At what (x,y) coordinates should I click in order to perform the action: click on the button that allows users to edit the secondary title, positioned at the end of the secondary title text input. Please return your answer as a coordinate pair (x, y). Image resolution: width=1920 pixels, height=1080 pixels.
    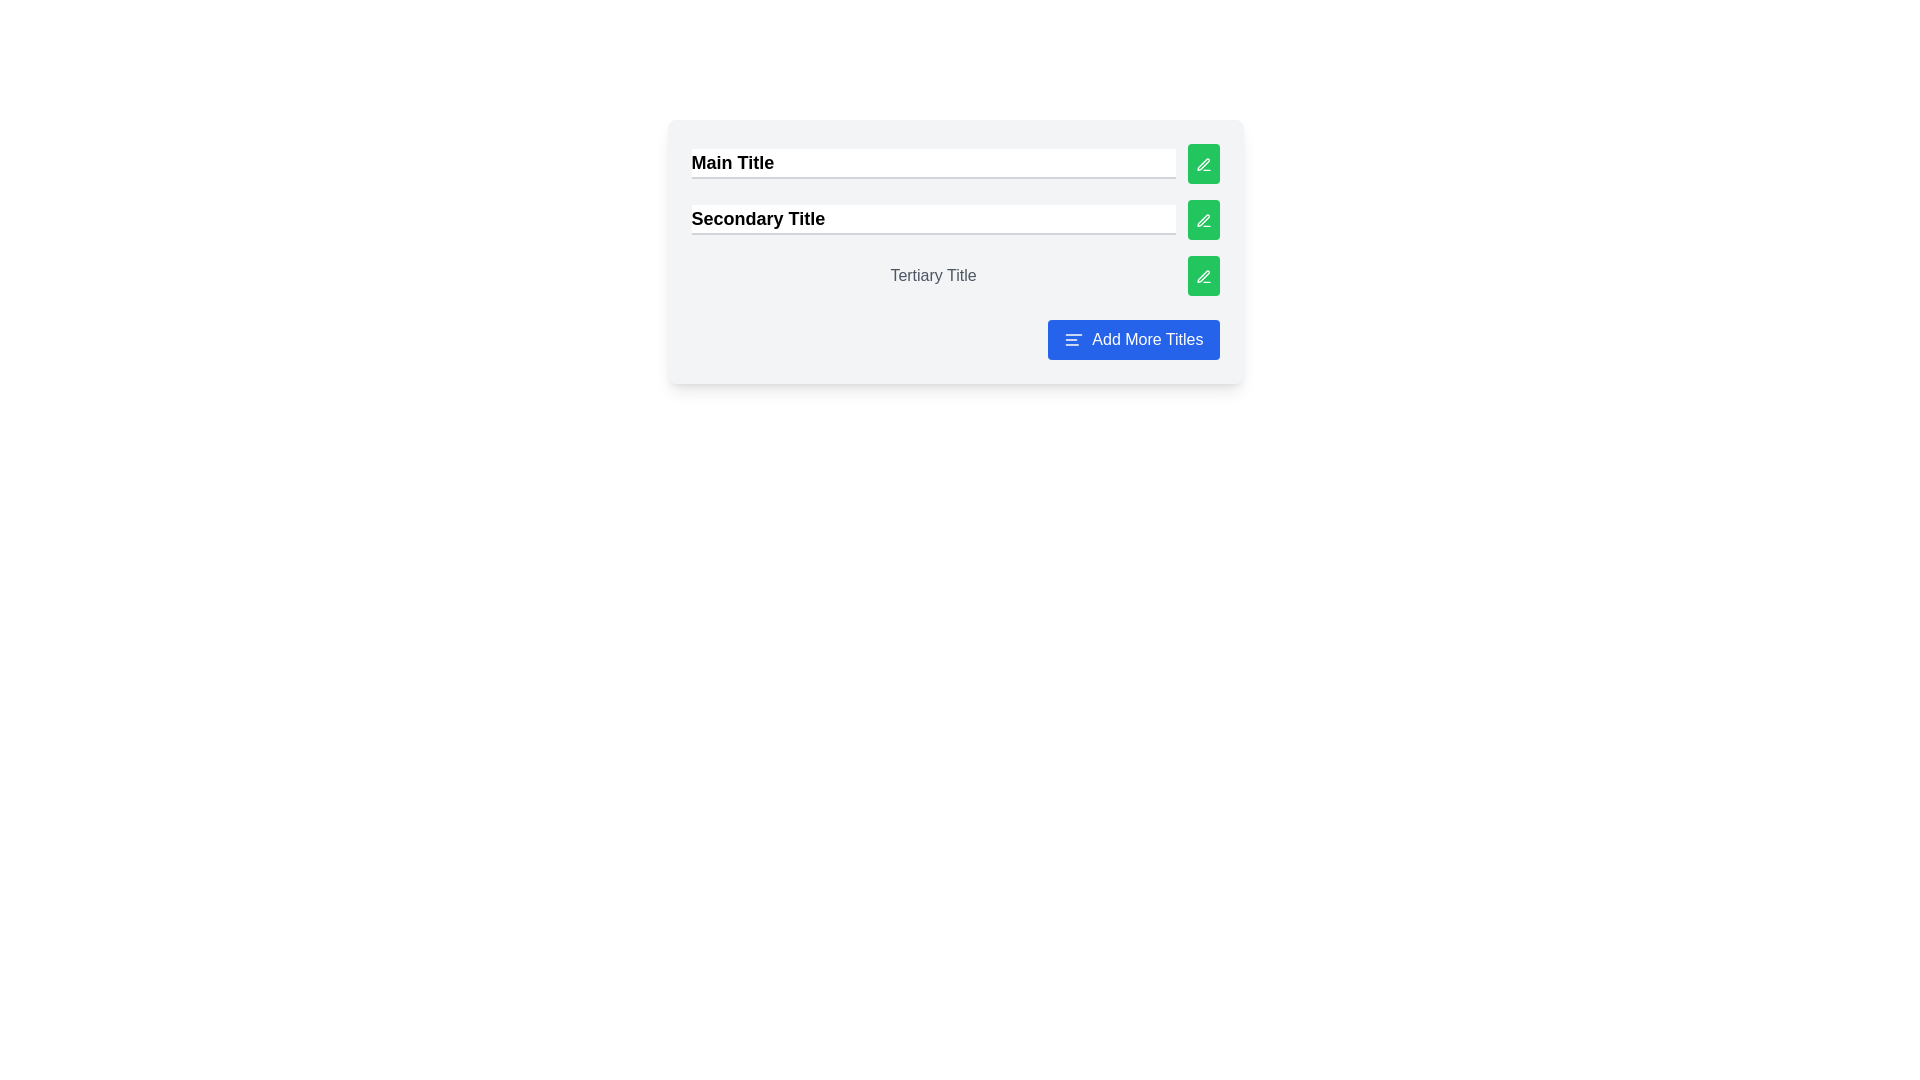
    Looking at the image, I should click on (1202, 219).